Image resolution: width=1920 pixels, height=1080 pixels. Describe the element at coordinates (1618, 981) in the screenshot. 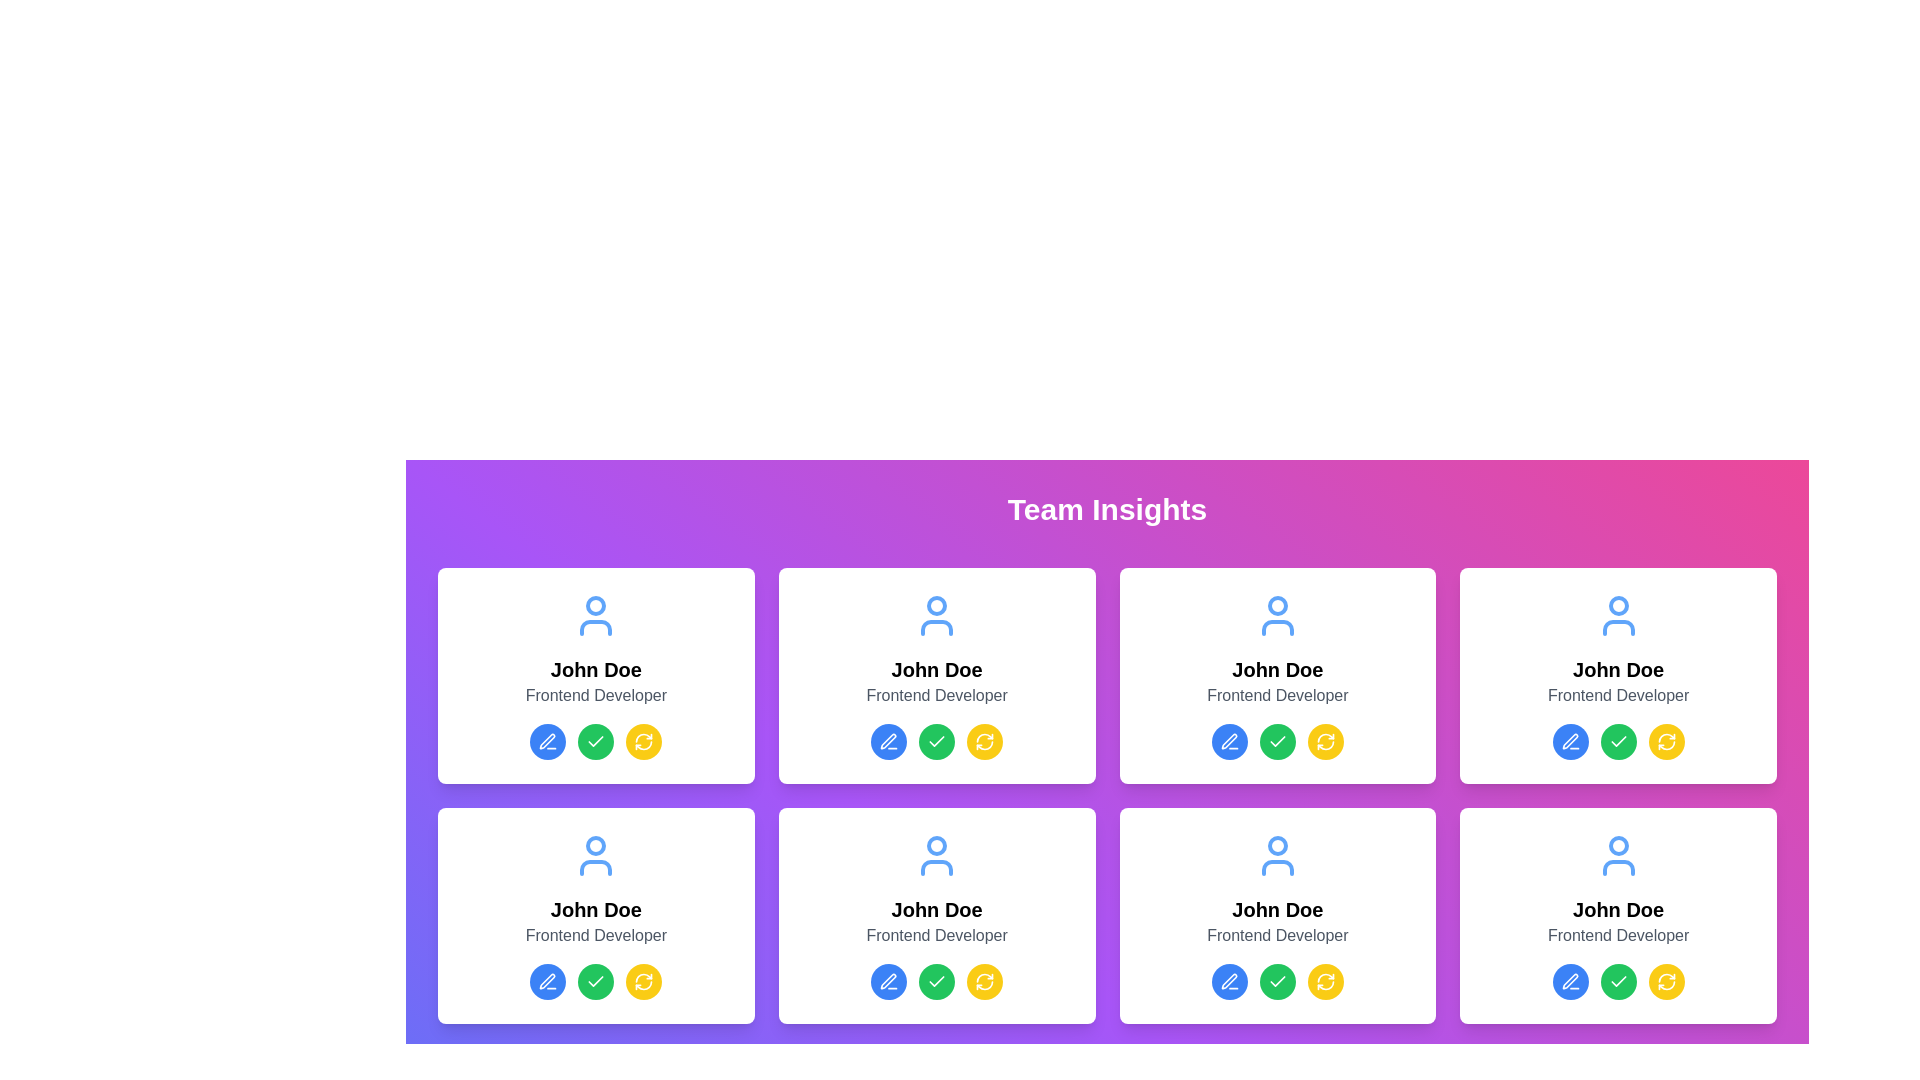

I see `the green circular button with a white checkmark icon in the center, which is the middle button in a group of four buttons below the 'Frontend Developer' label in the last profile card of the second row, to confirm or approve` at that location.